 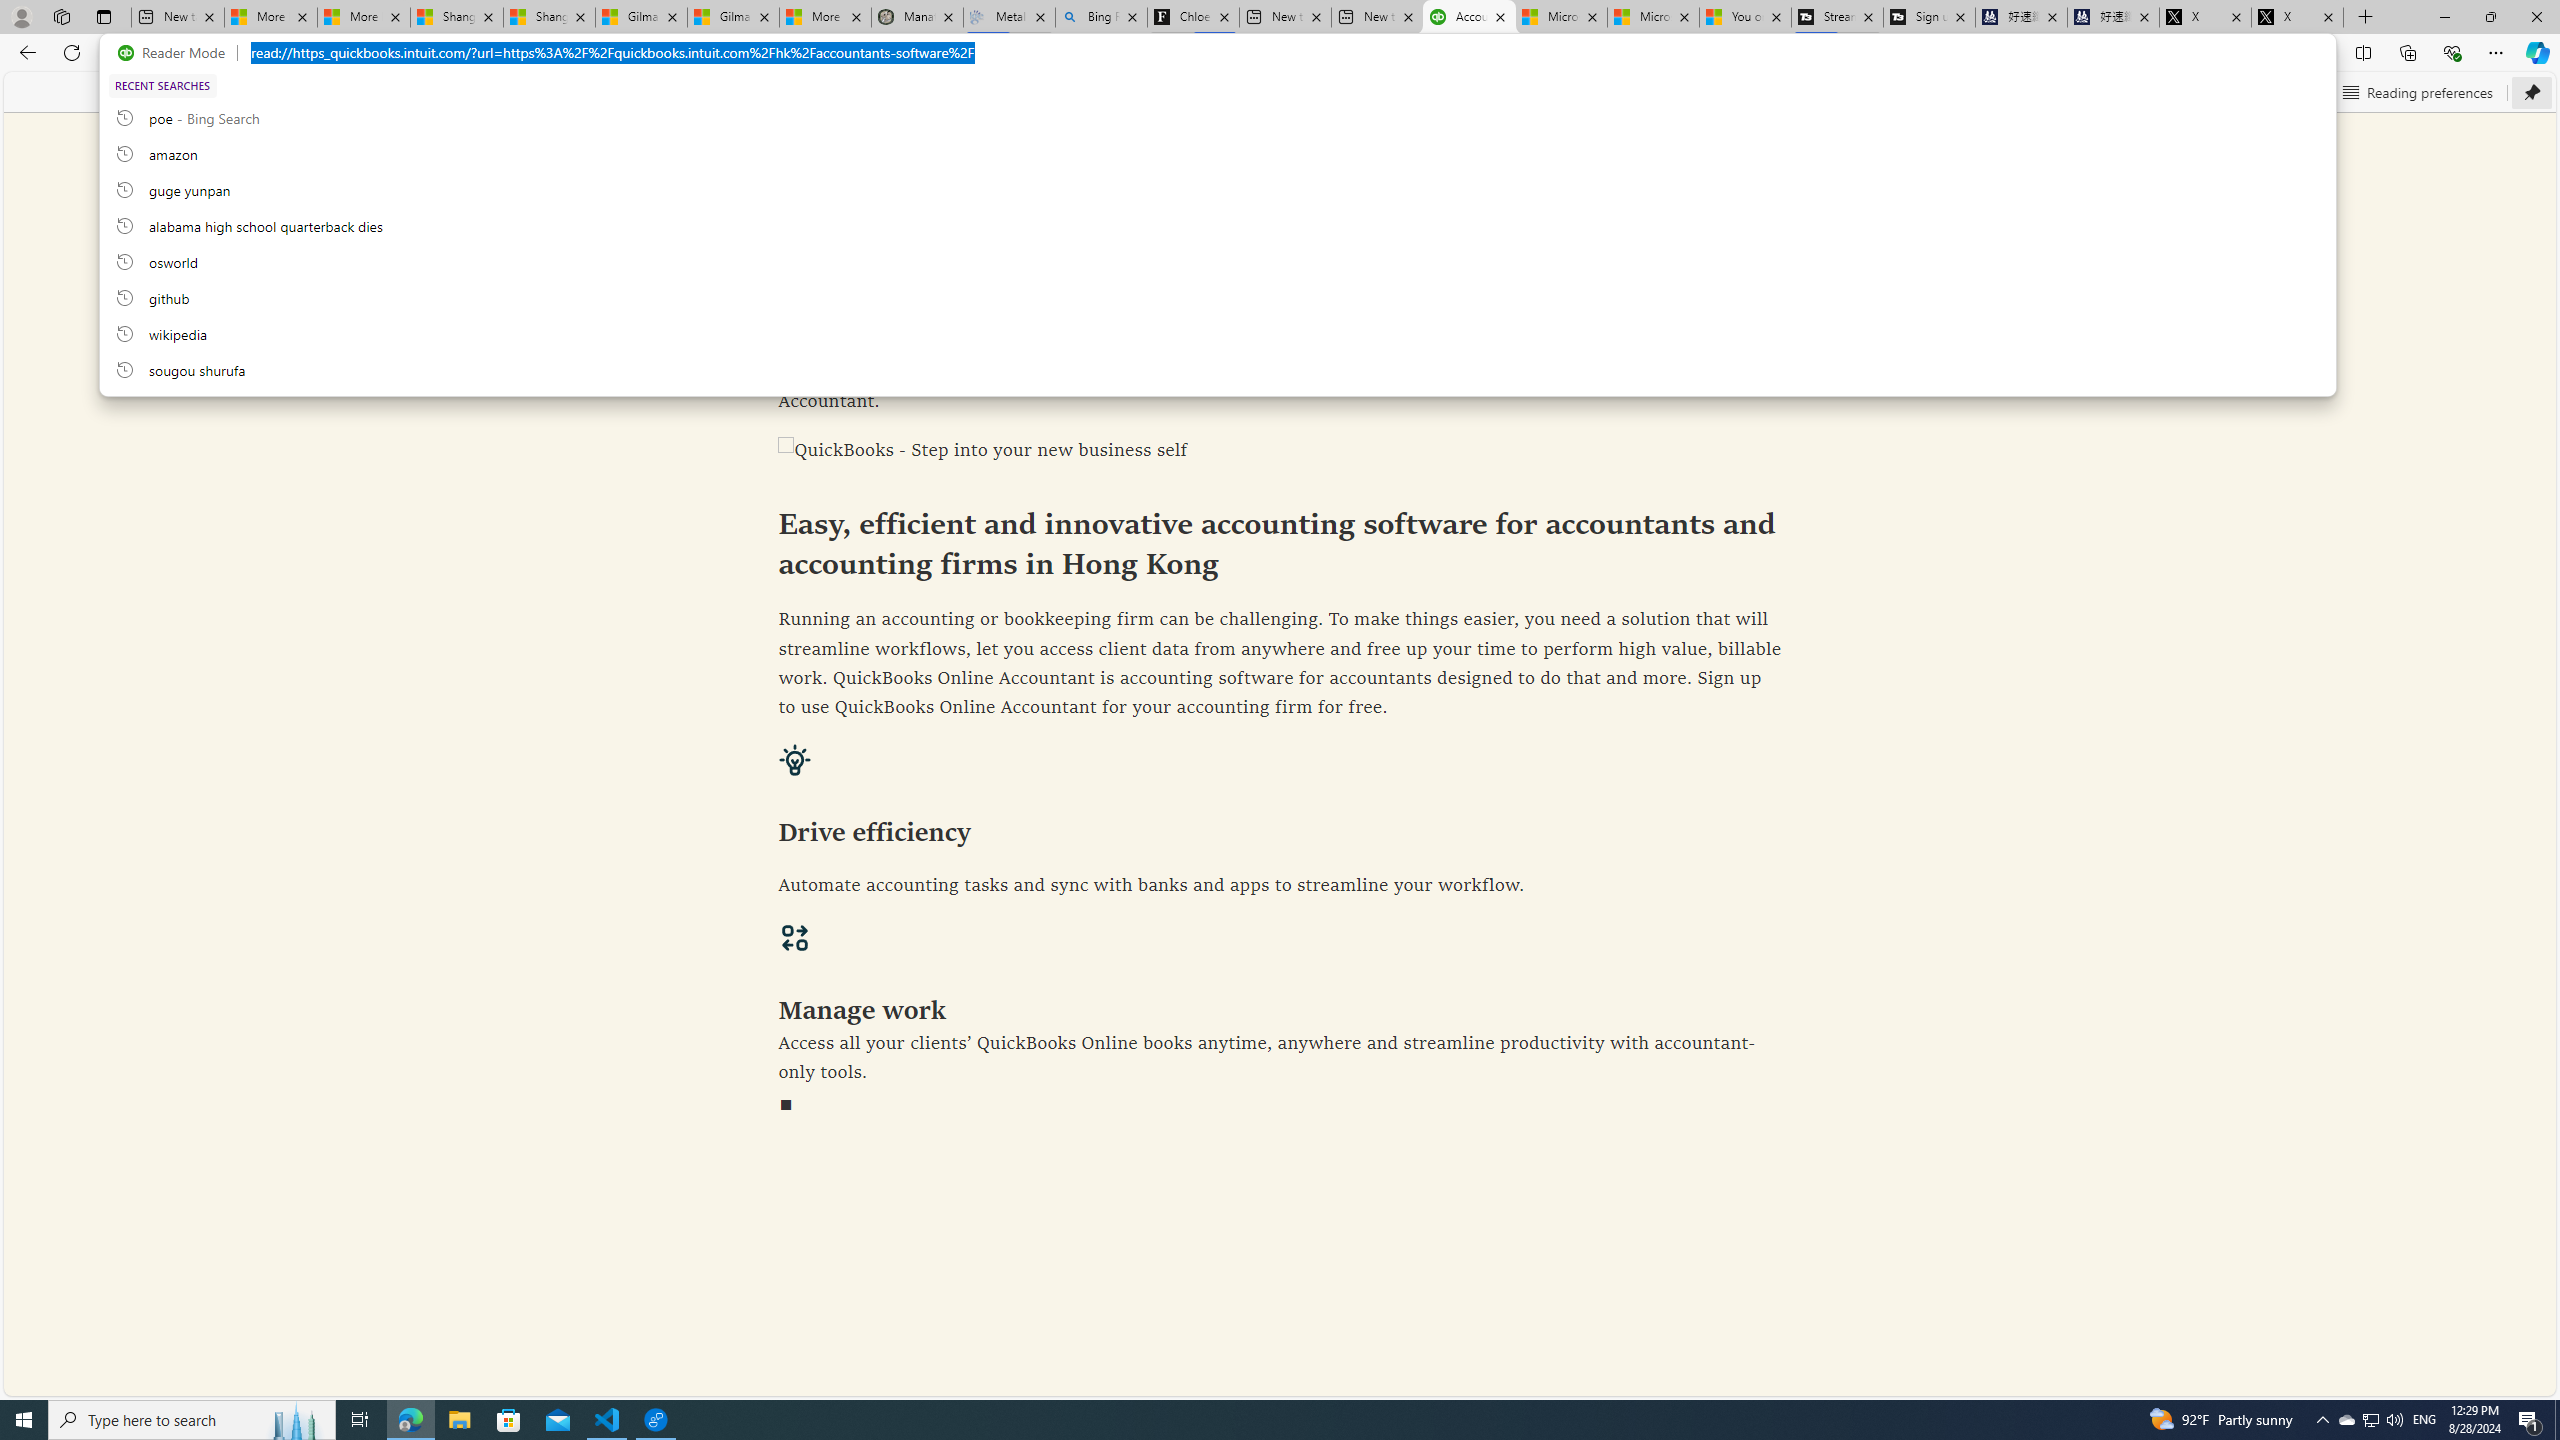 What do you see at coordinates (2531, 91) in the screenshot?
I see `'Unpin toolbar'` at bounding box center [2531, 91].